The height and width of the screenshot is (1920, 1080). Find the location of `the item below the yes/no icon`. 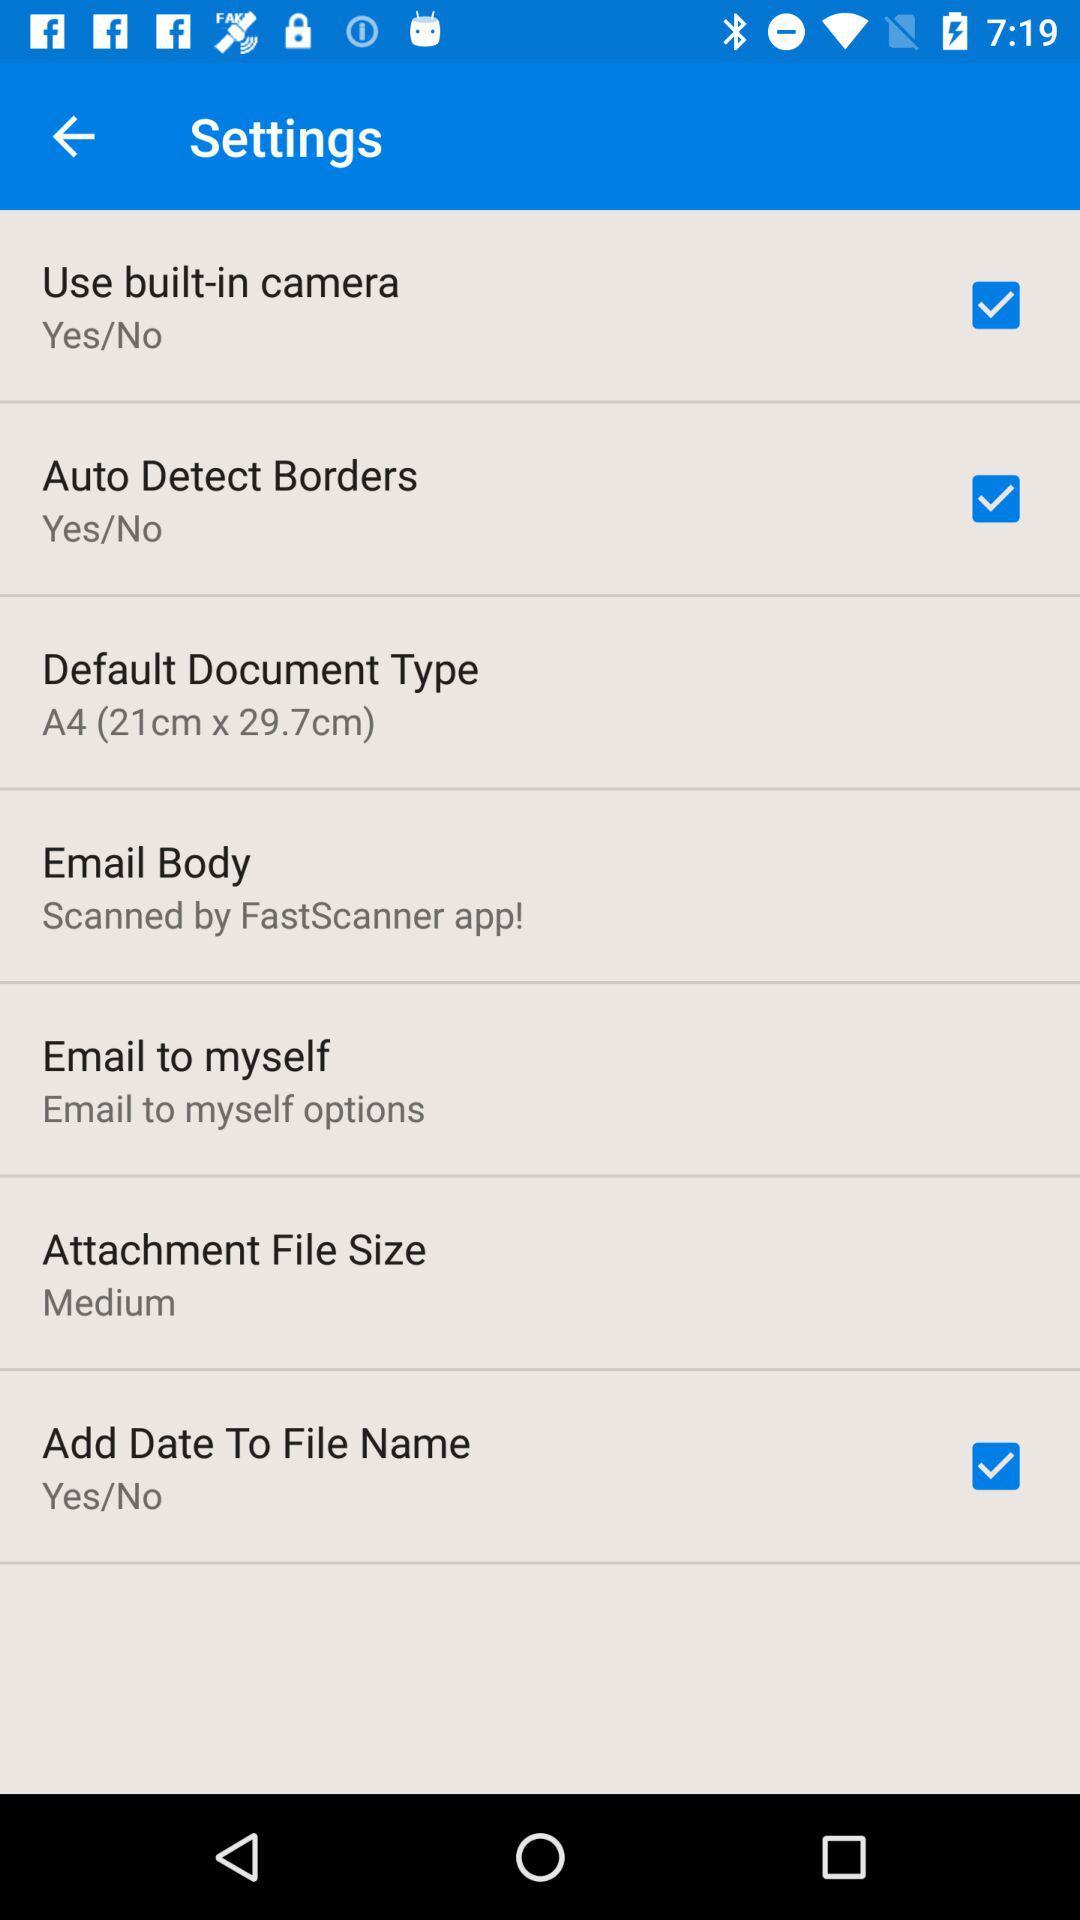

the item below the yes/no icon is located at coordinates (229, 473).